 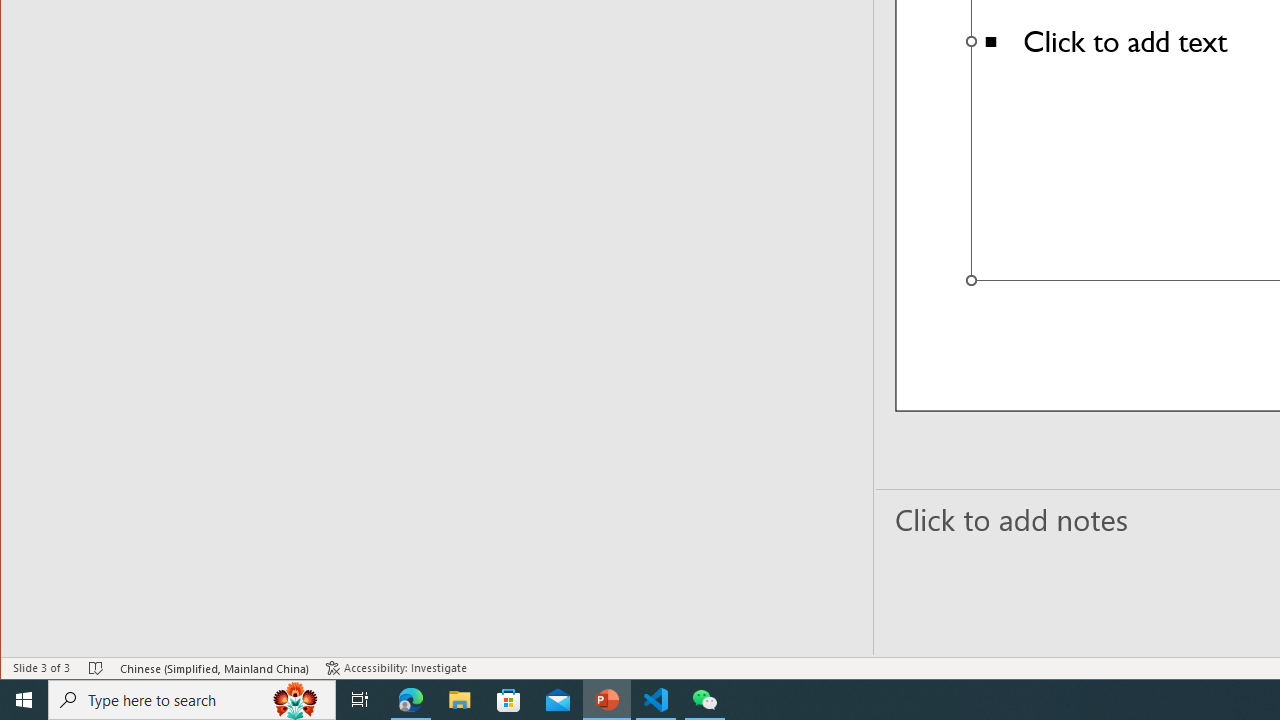 What do you see at coordinates (705, 698) in the screenshot?
I see `'WeChat - 1 running window'` at bounding box center [705, 698].